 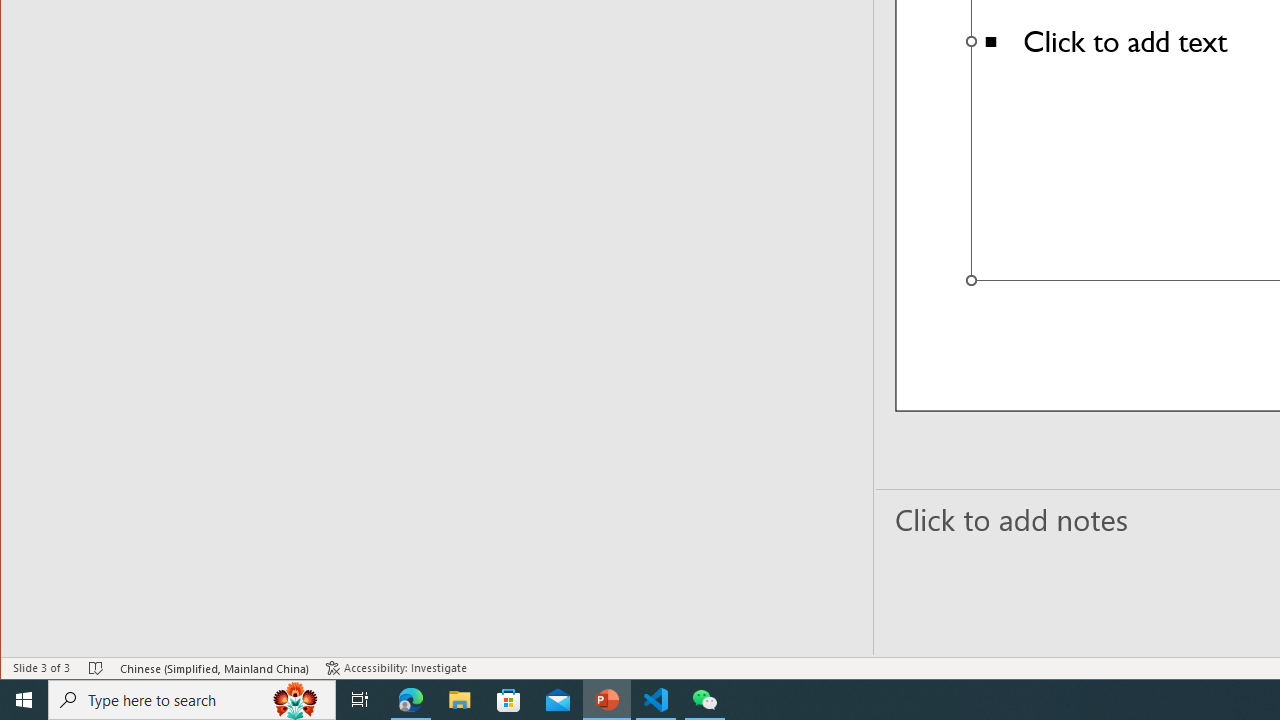 What do you see at coordinates (705, 698) in the screenshot?
I see `'WeChat - 1 running window'` at bounding box center [705, 698].